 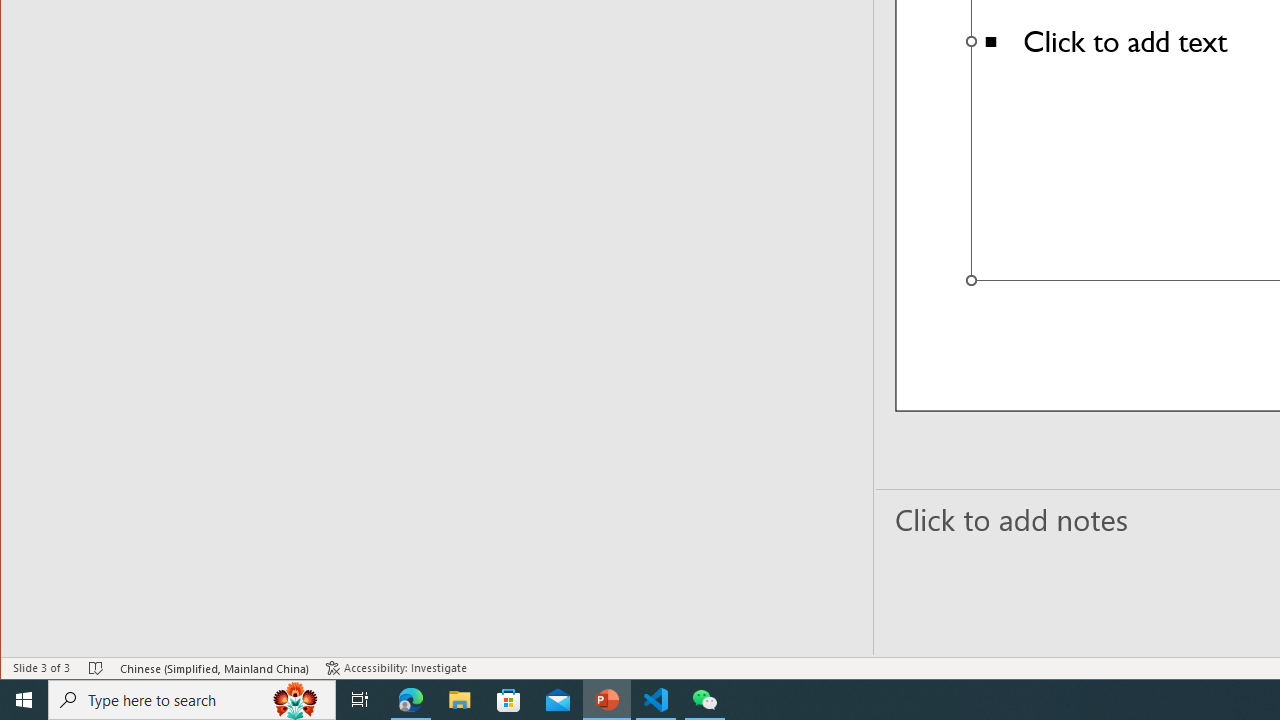 What do you see at coordinates (705, 698) in the screenshot?
I see `'WeChat - 1 running window'` at bounding box center [705, 698].